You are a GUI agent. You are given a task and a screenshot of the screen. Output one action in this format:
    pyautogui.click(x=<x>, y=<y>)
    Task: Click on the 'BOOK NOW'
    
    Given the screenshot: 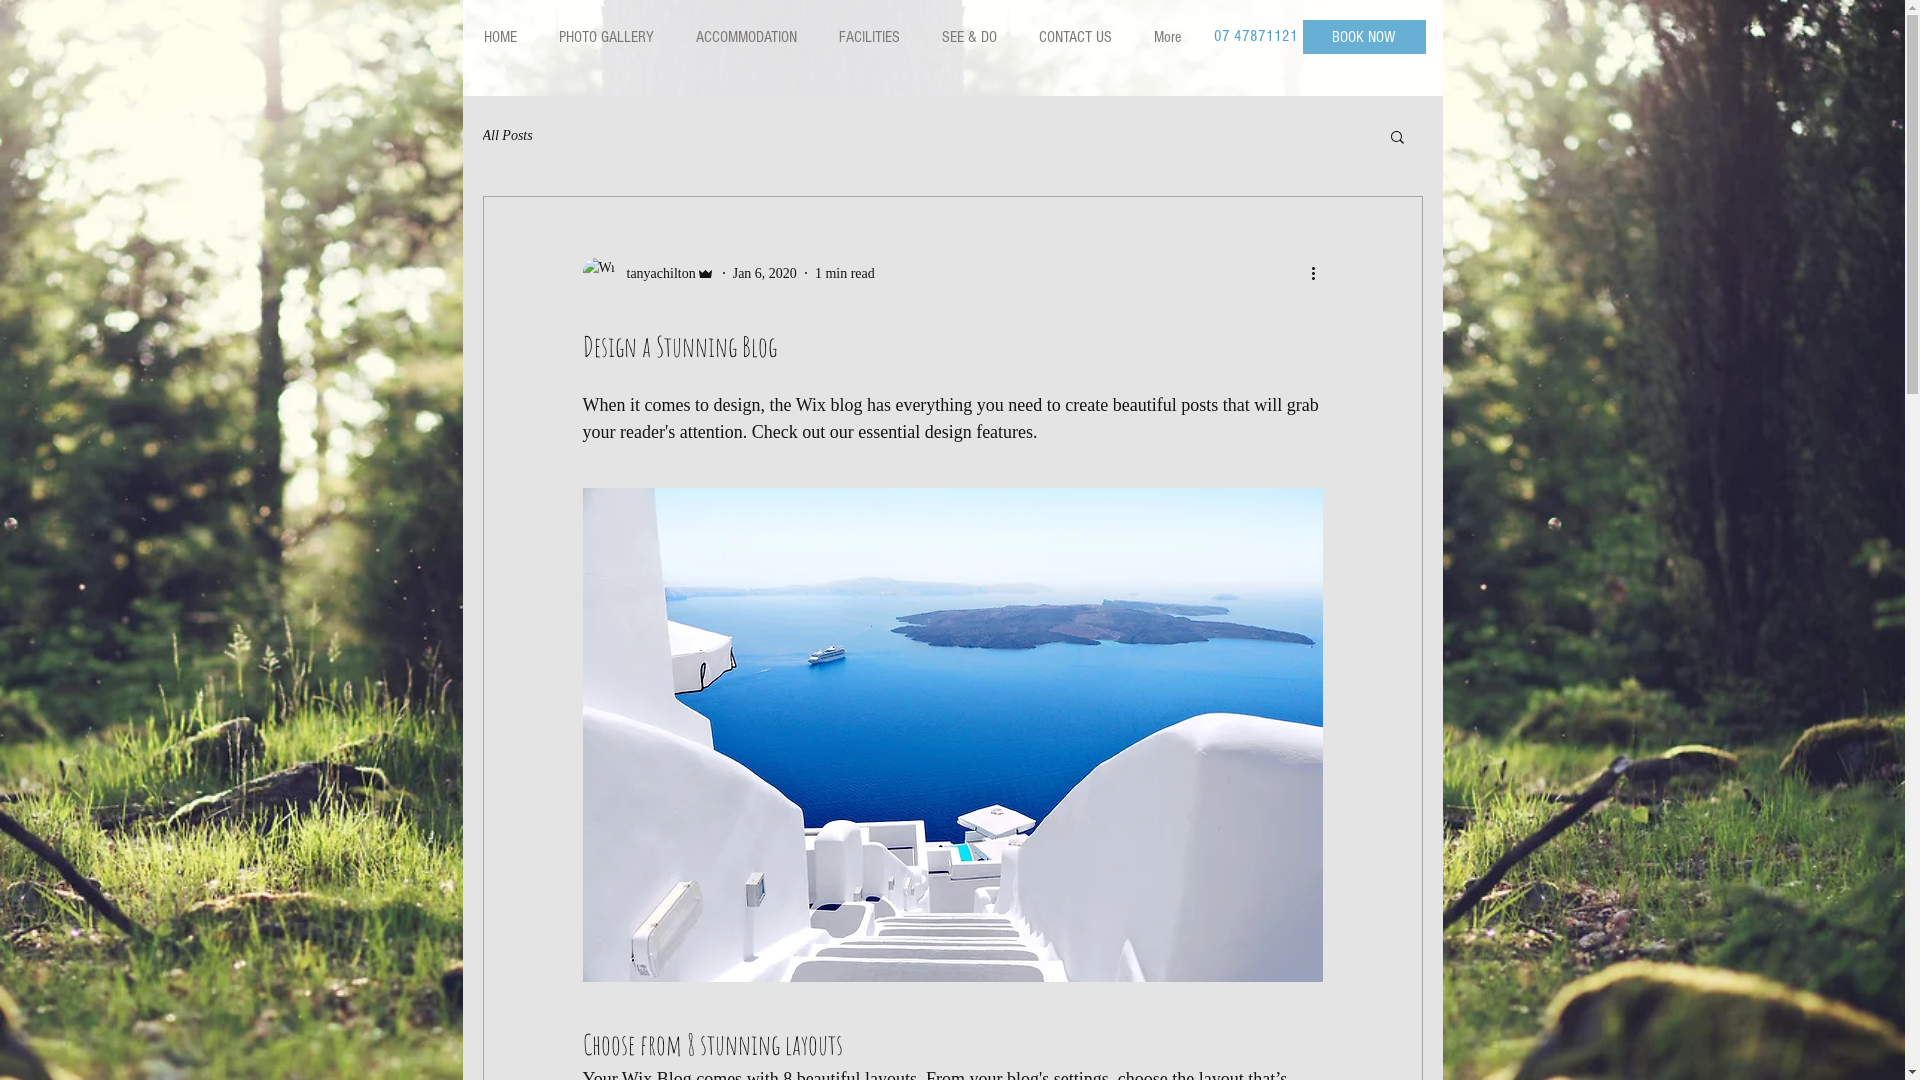 What is the action you would take?
    pyautogui.click(x=1362, y=37)
    